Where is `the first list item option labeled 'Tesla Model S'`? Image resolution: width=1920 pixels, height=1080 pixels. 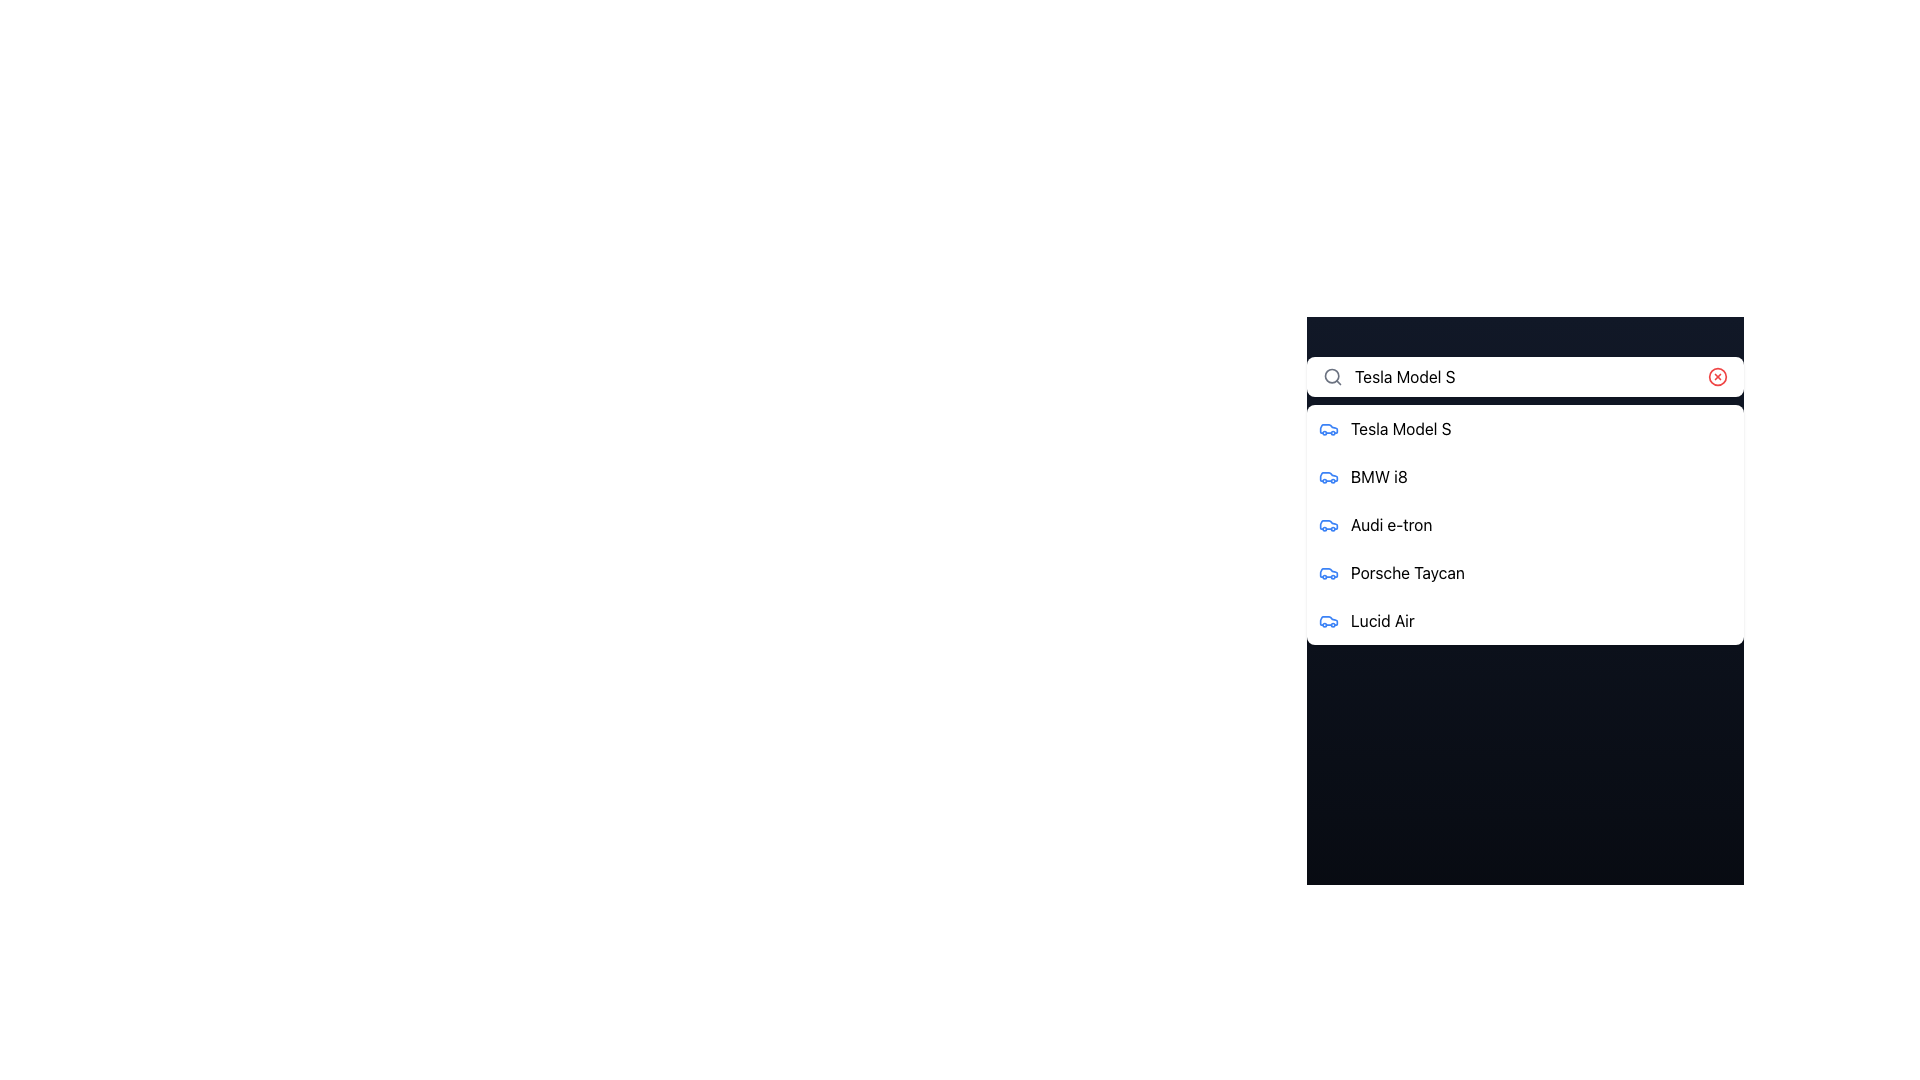 the first list item option labeled 'Tesla Model S' is located at coordinates (1524, 427).